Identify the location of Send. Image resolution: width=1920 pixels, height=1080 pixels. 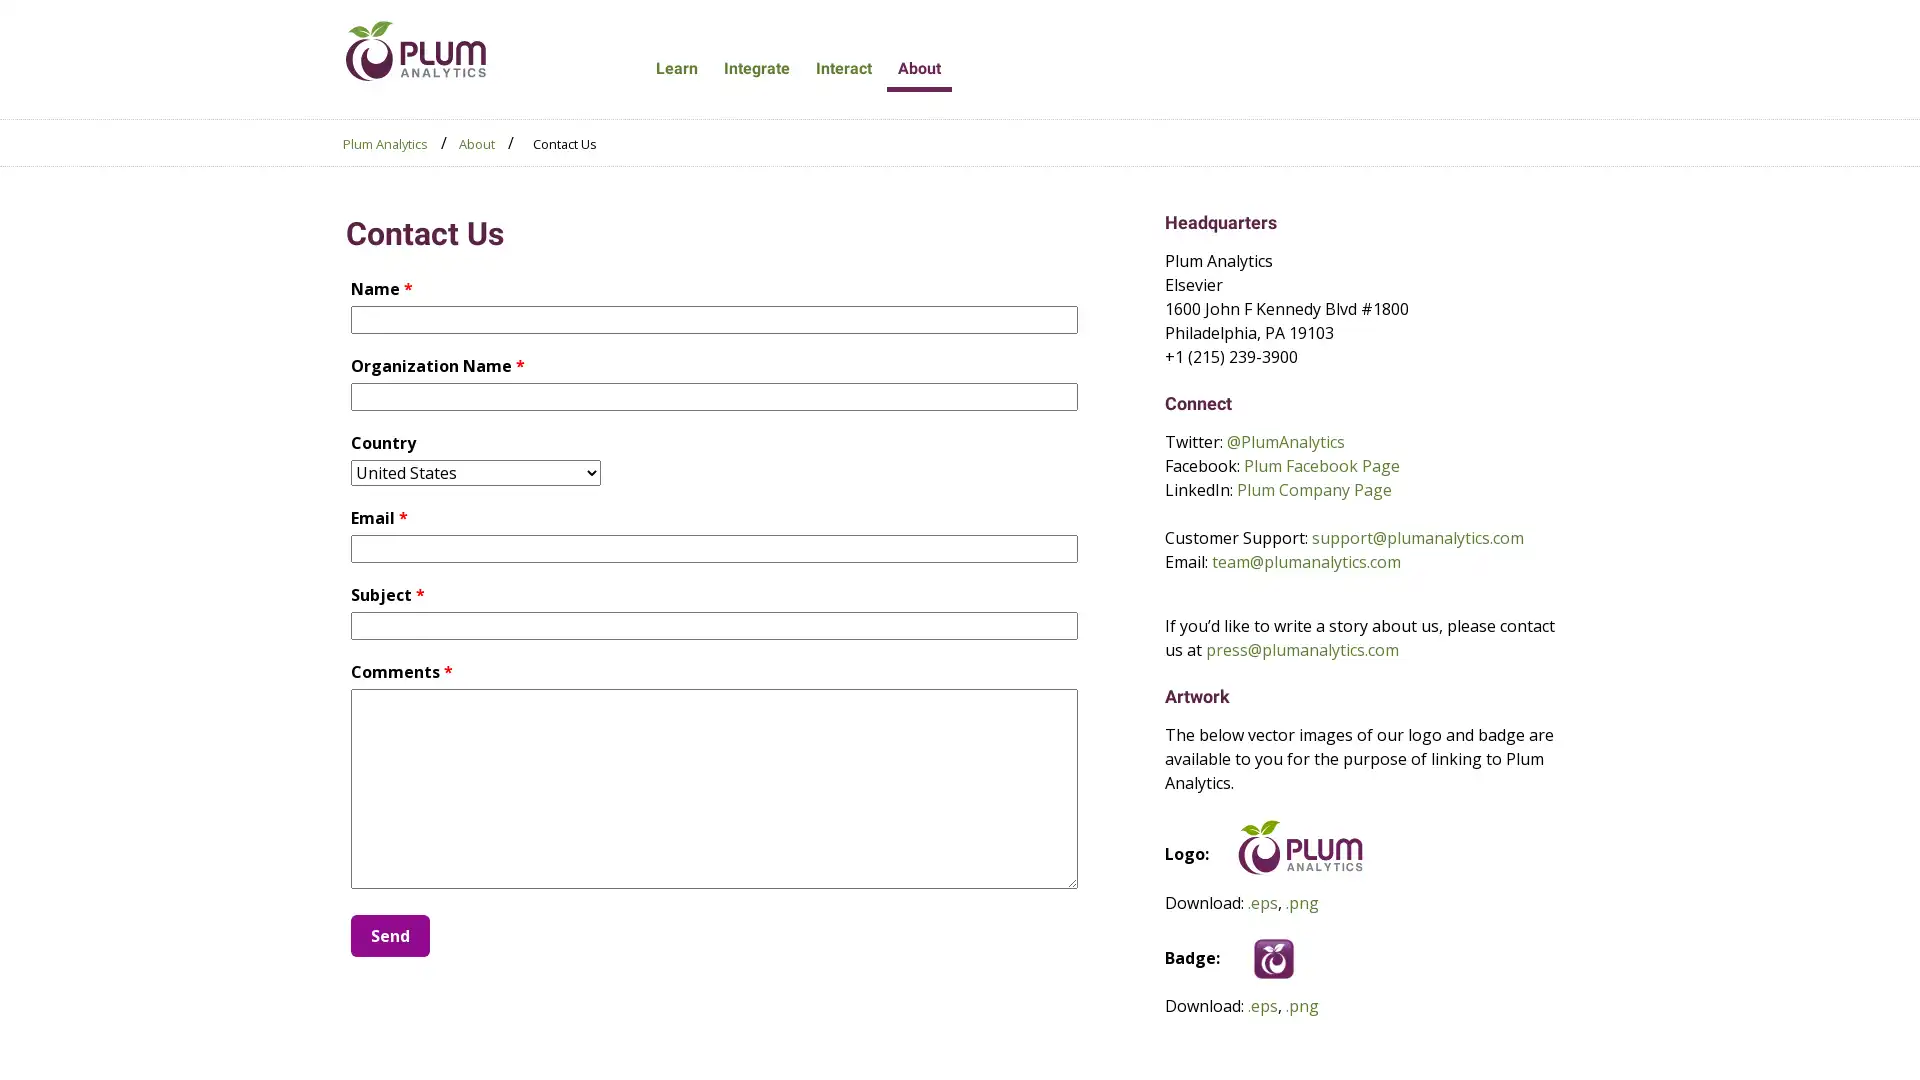
(390, 936).